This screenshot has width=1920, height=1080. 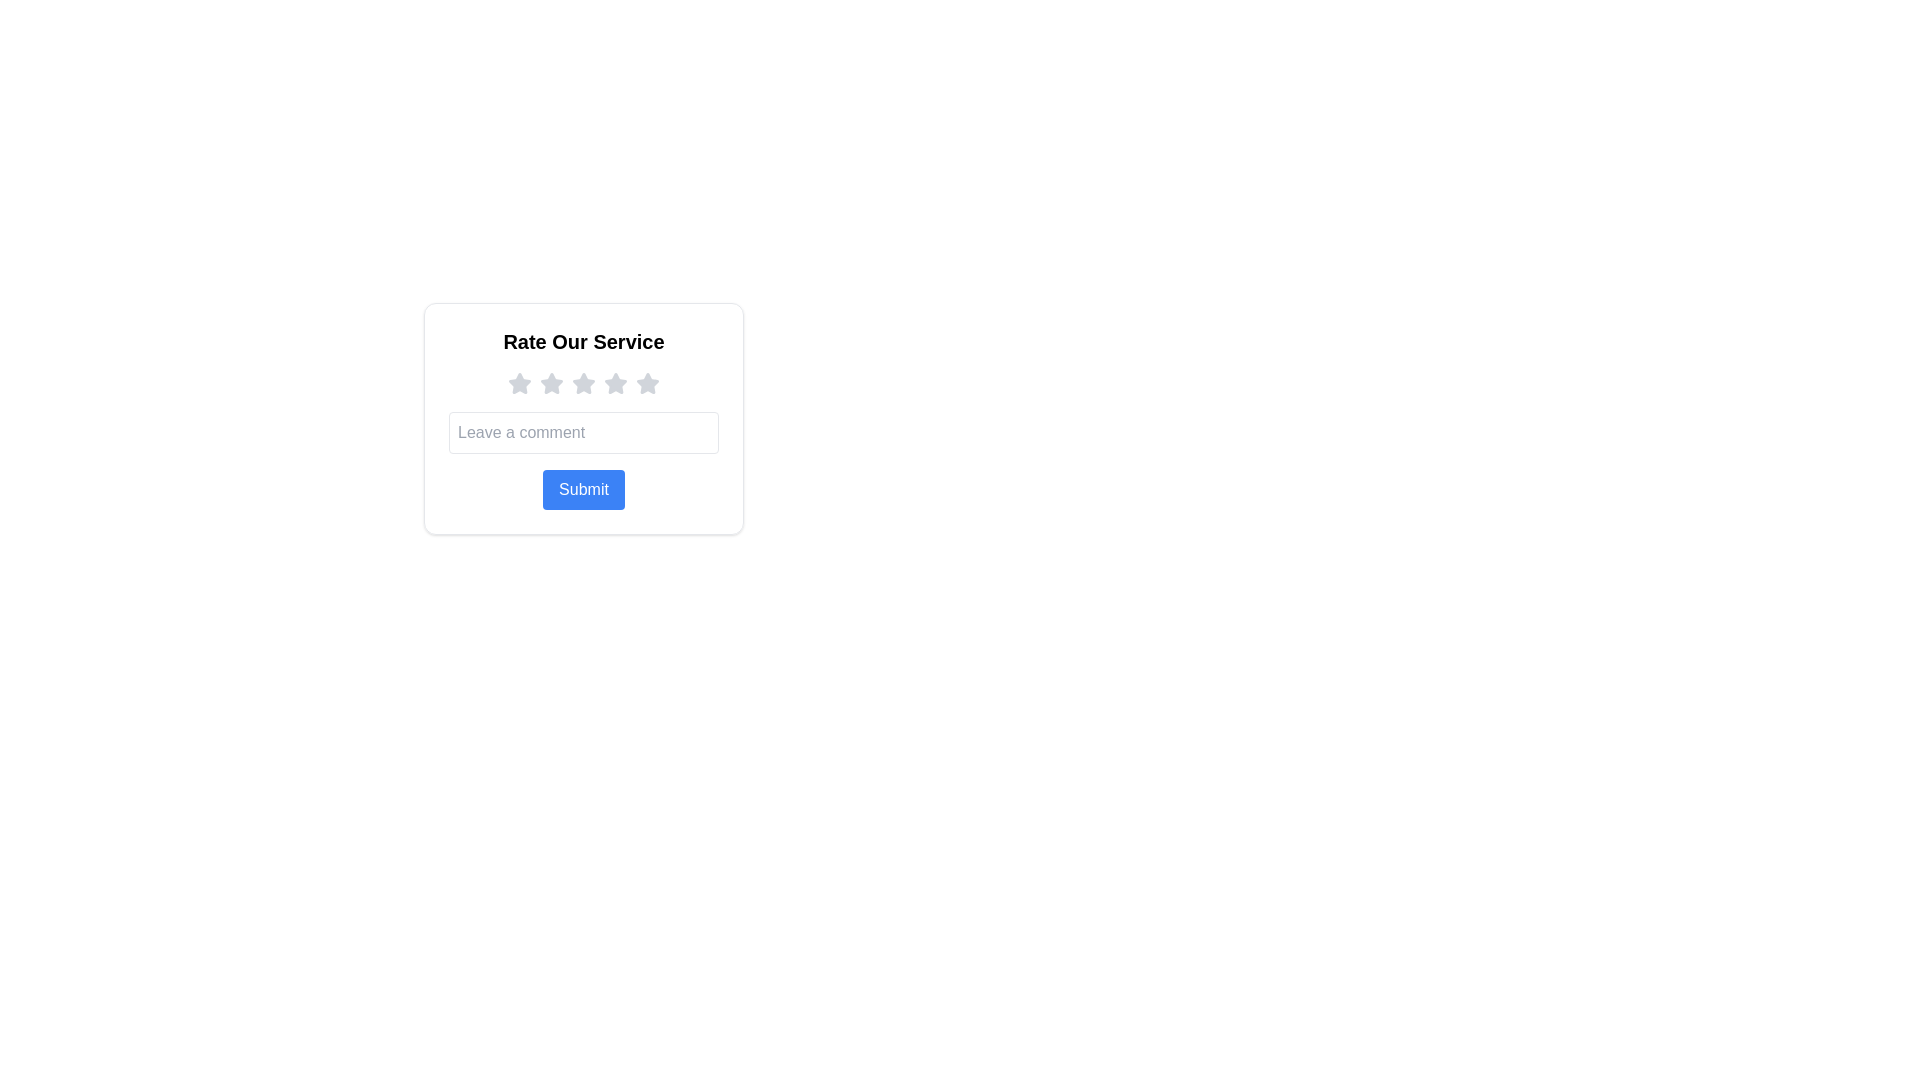 What do you see at coordinates (583, 341) in the screenshot?
I see `the 'Rate Our Service' text label, which is positioned at the top of the card layout and visually emphasized in bold, large font` at bounding box center [583, 341].